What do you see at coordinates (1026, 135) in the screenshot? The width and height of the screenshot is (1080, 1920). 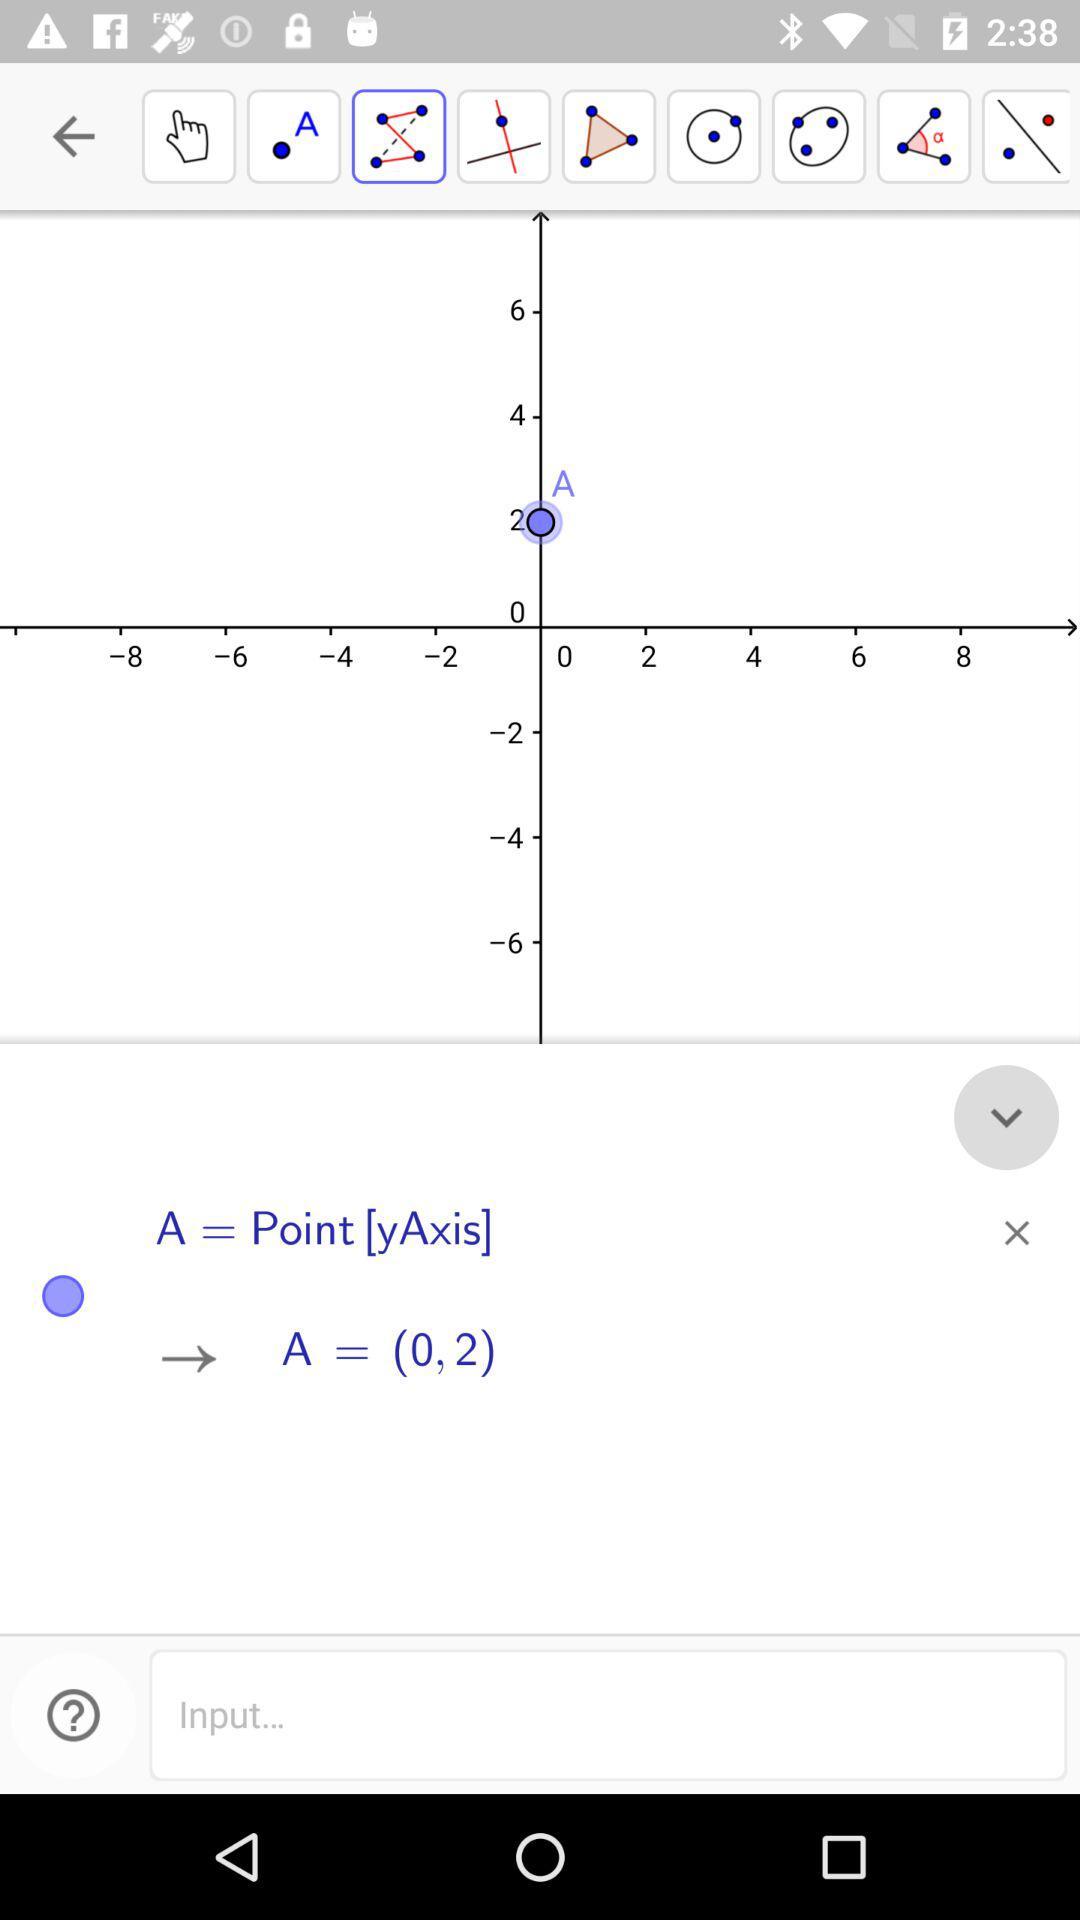 I see `the last button which is at the top of the page` at bounding box center [1026, 135].